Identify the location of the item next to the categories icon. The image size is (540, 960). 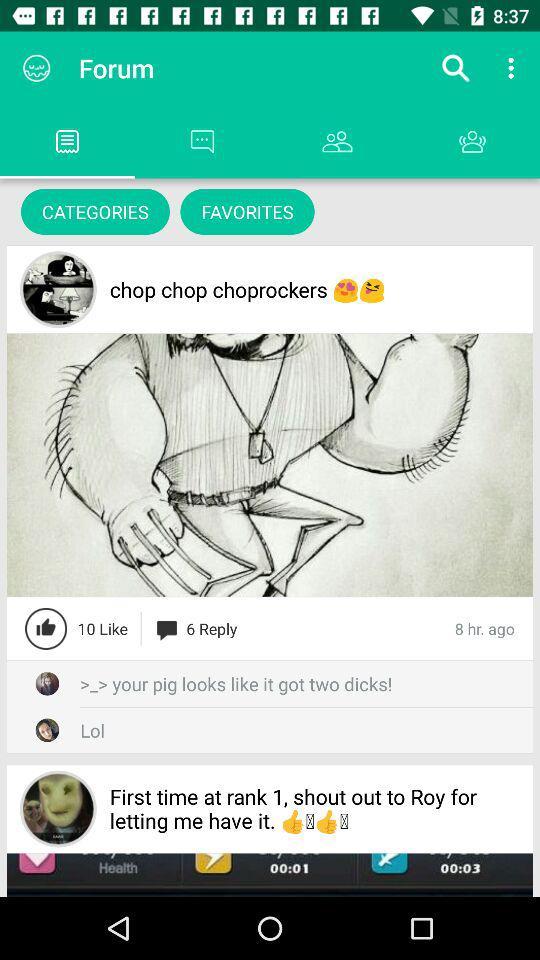
(247, 211).